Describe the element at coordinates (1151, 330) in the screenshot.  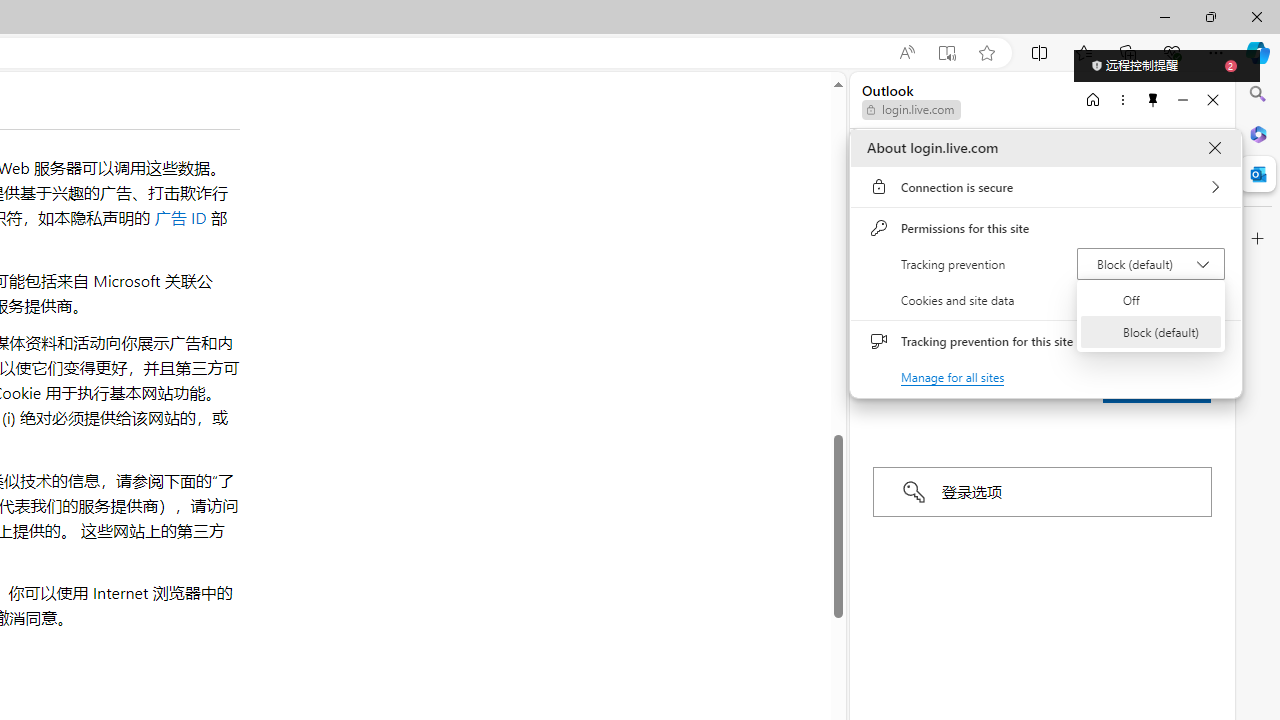
I see `'Block (default)'` at that location.